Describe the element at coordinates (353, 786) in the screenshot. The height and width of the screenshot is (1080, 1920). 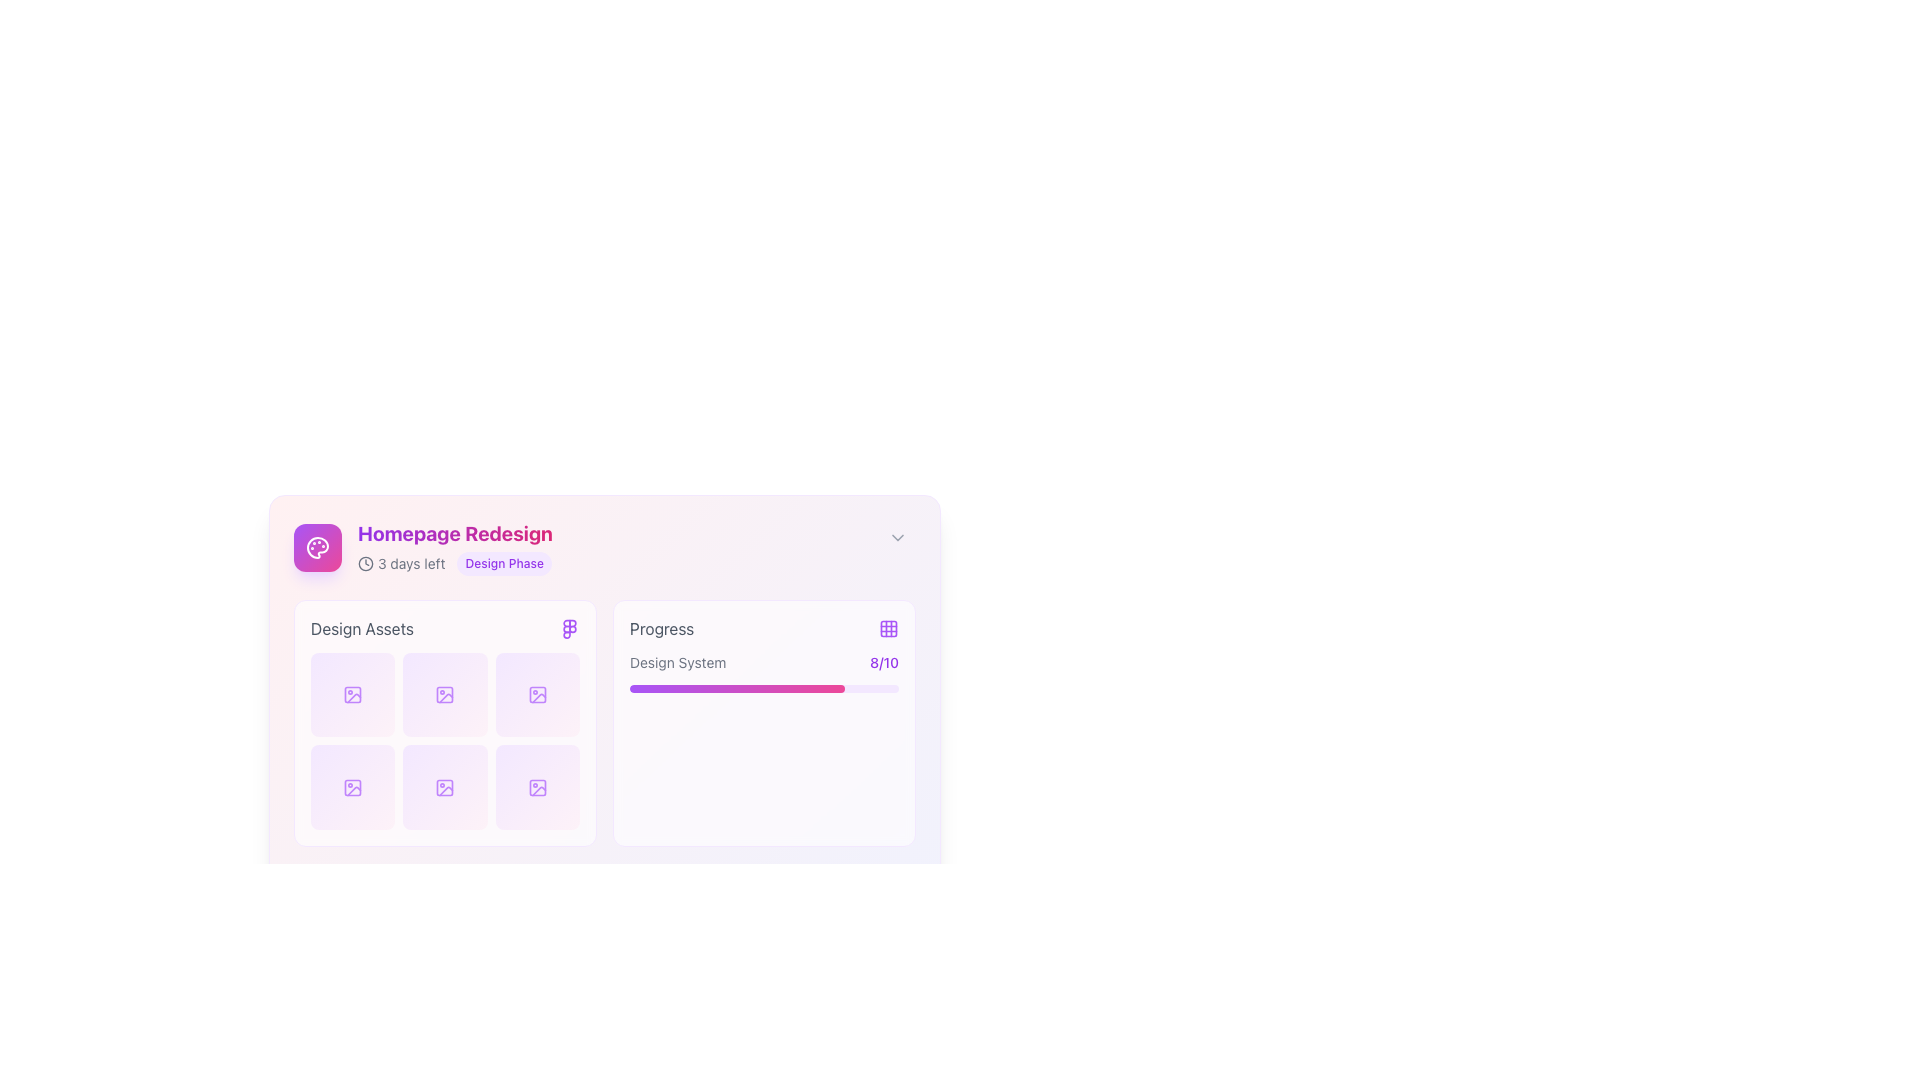
I see `the SVG icon shaped like a picture frame with a purple stroke, located in the second row and first column of the 'Design Assets' section grid` at that location.